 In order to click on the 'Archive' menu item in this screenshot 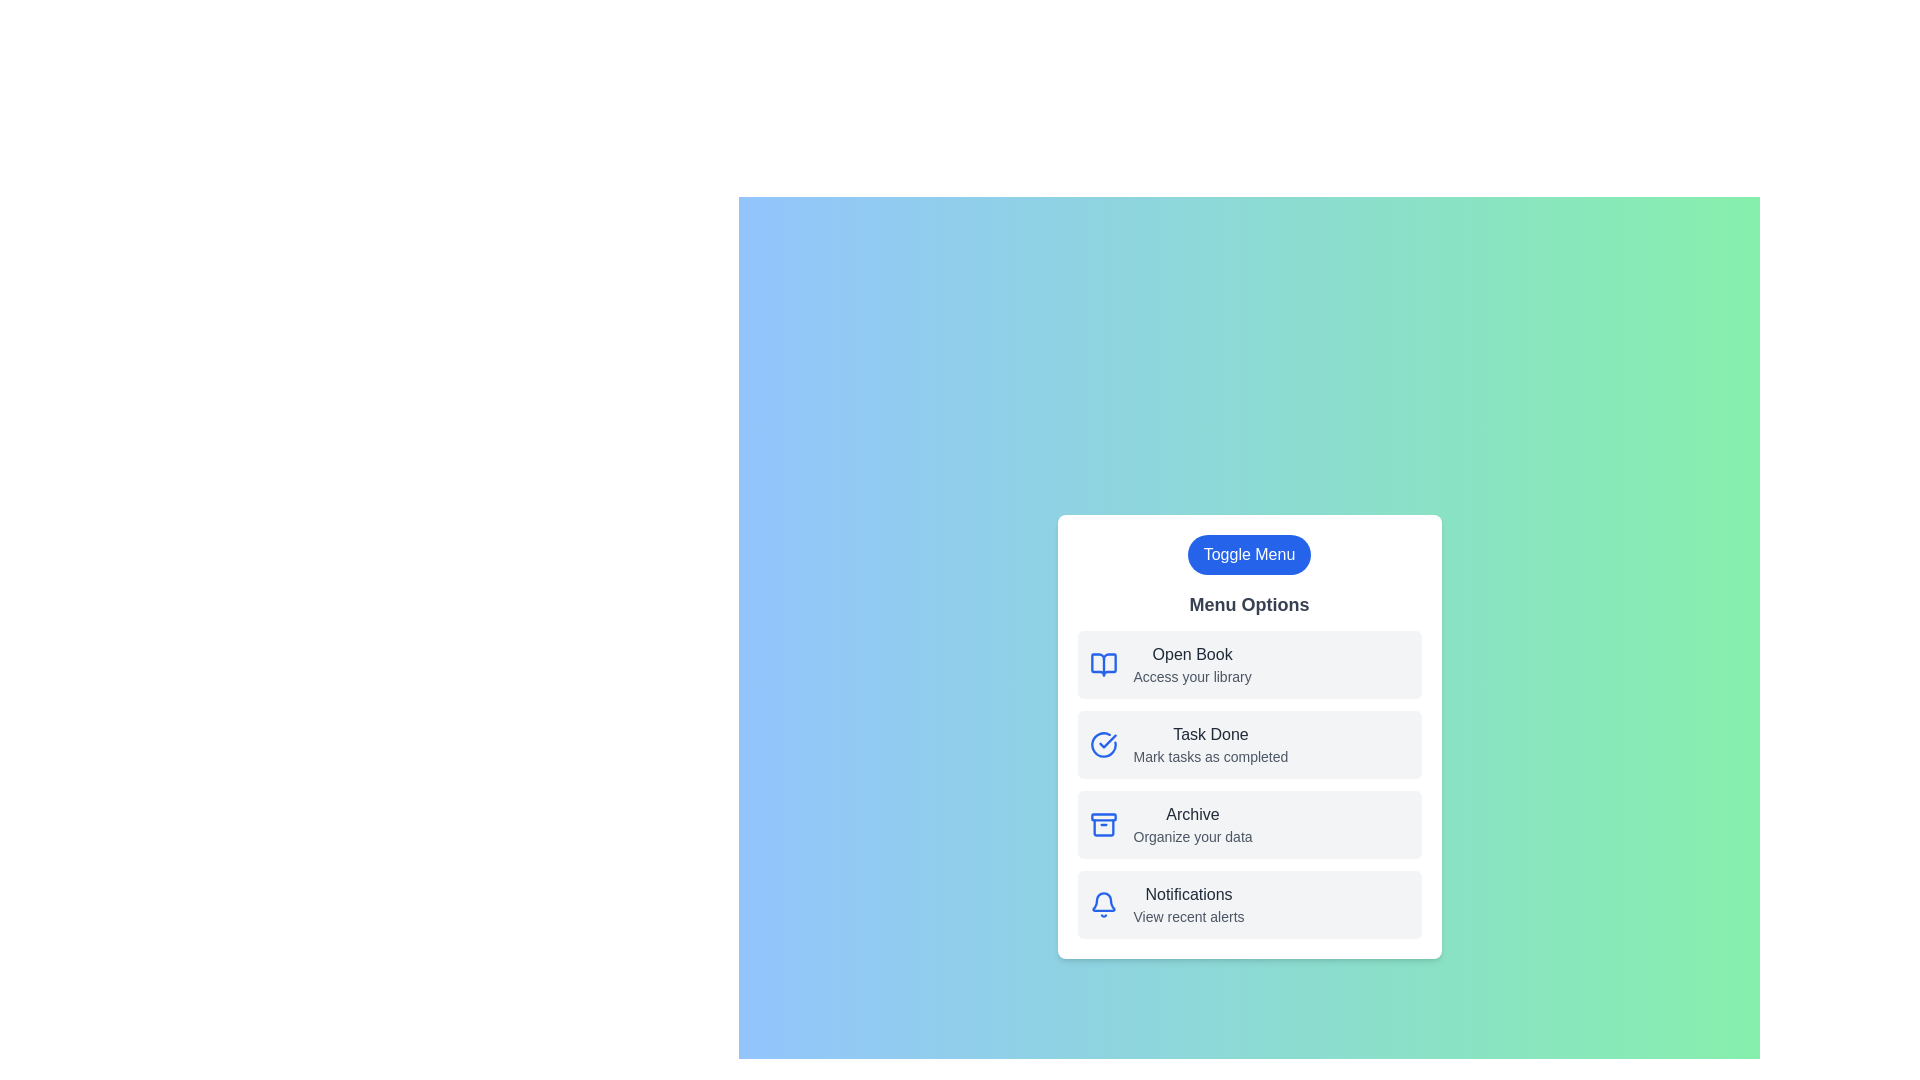, I will do `click(1193, 814)`.